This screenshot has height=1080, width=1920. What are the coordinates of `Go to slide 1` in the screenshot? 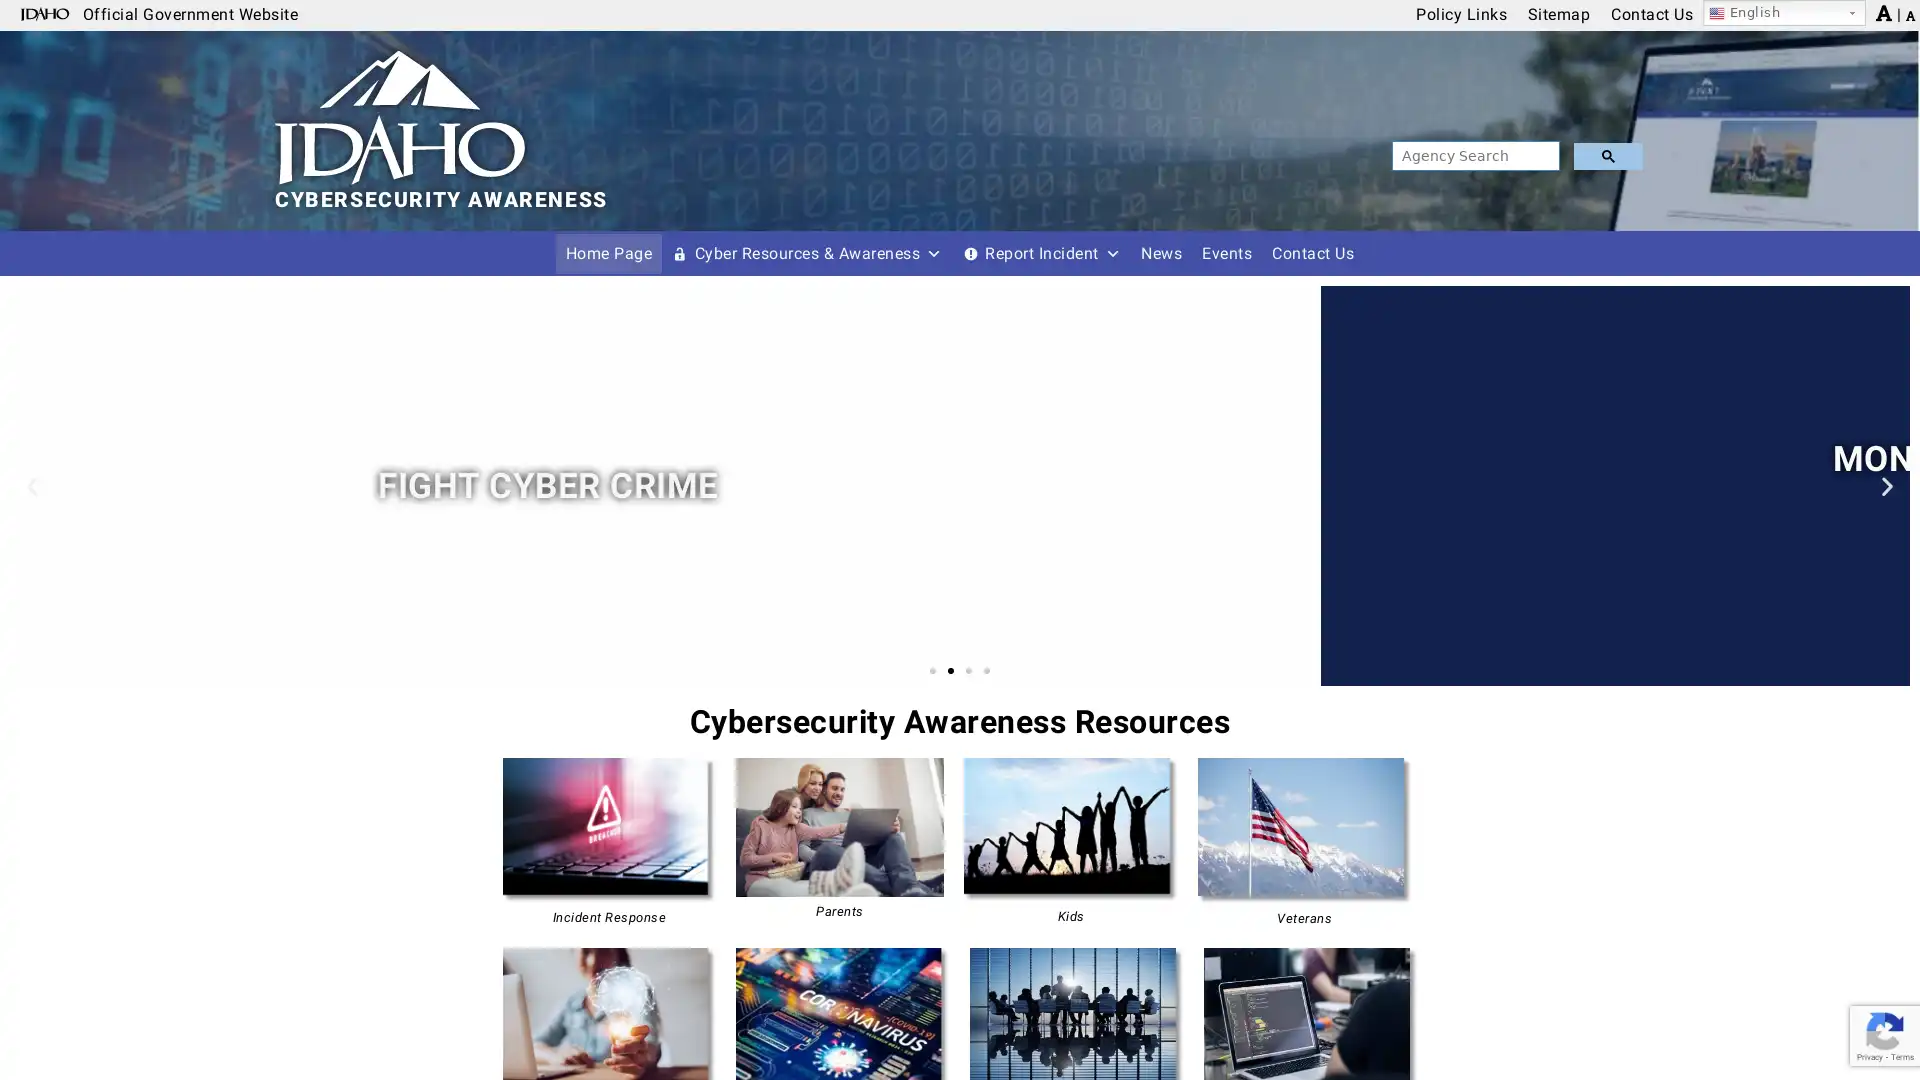 It's located at (931, 671).